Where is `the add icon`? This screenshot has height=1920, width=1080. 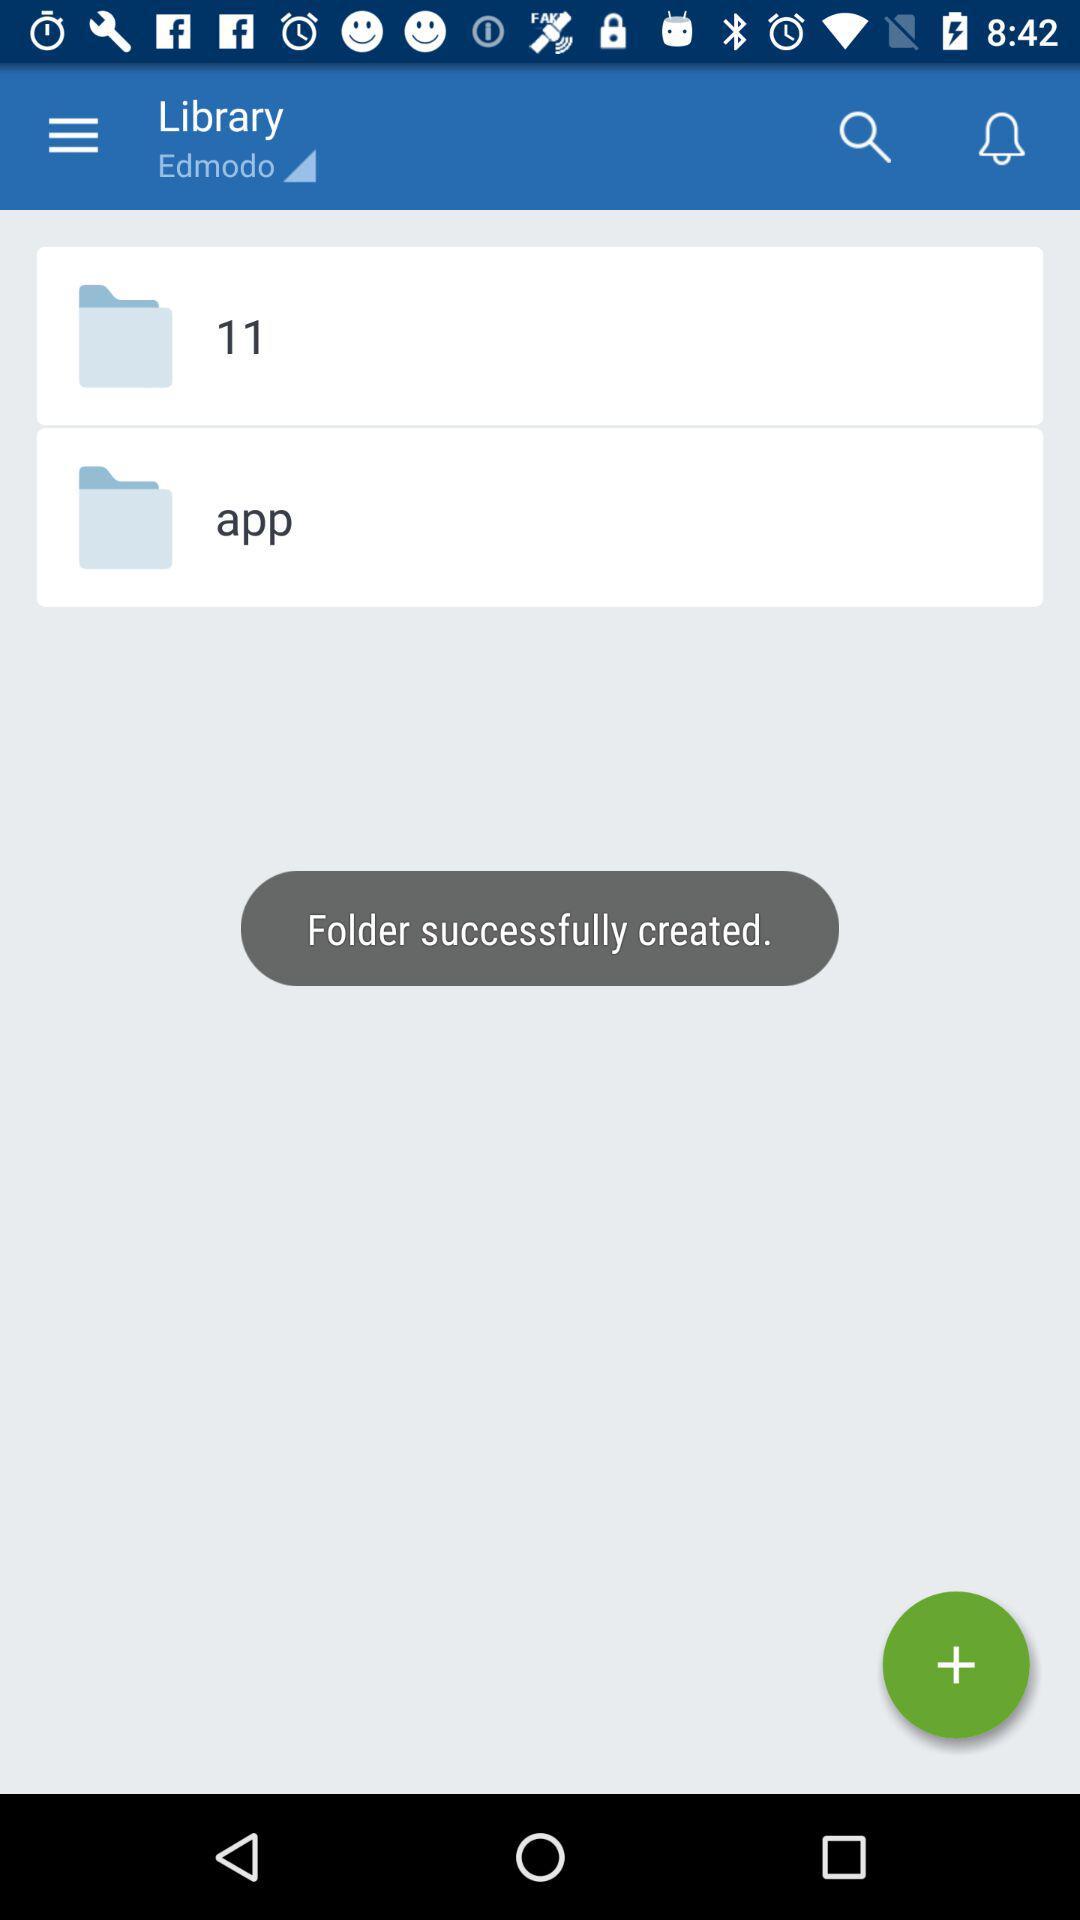 the add icon is located at coordinates (955, 1665).